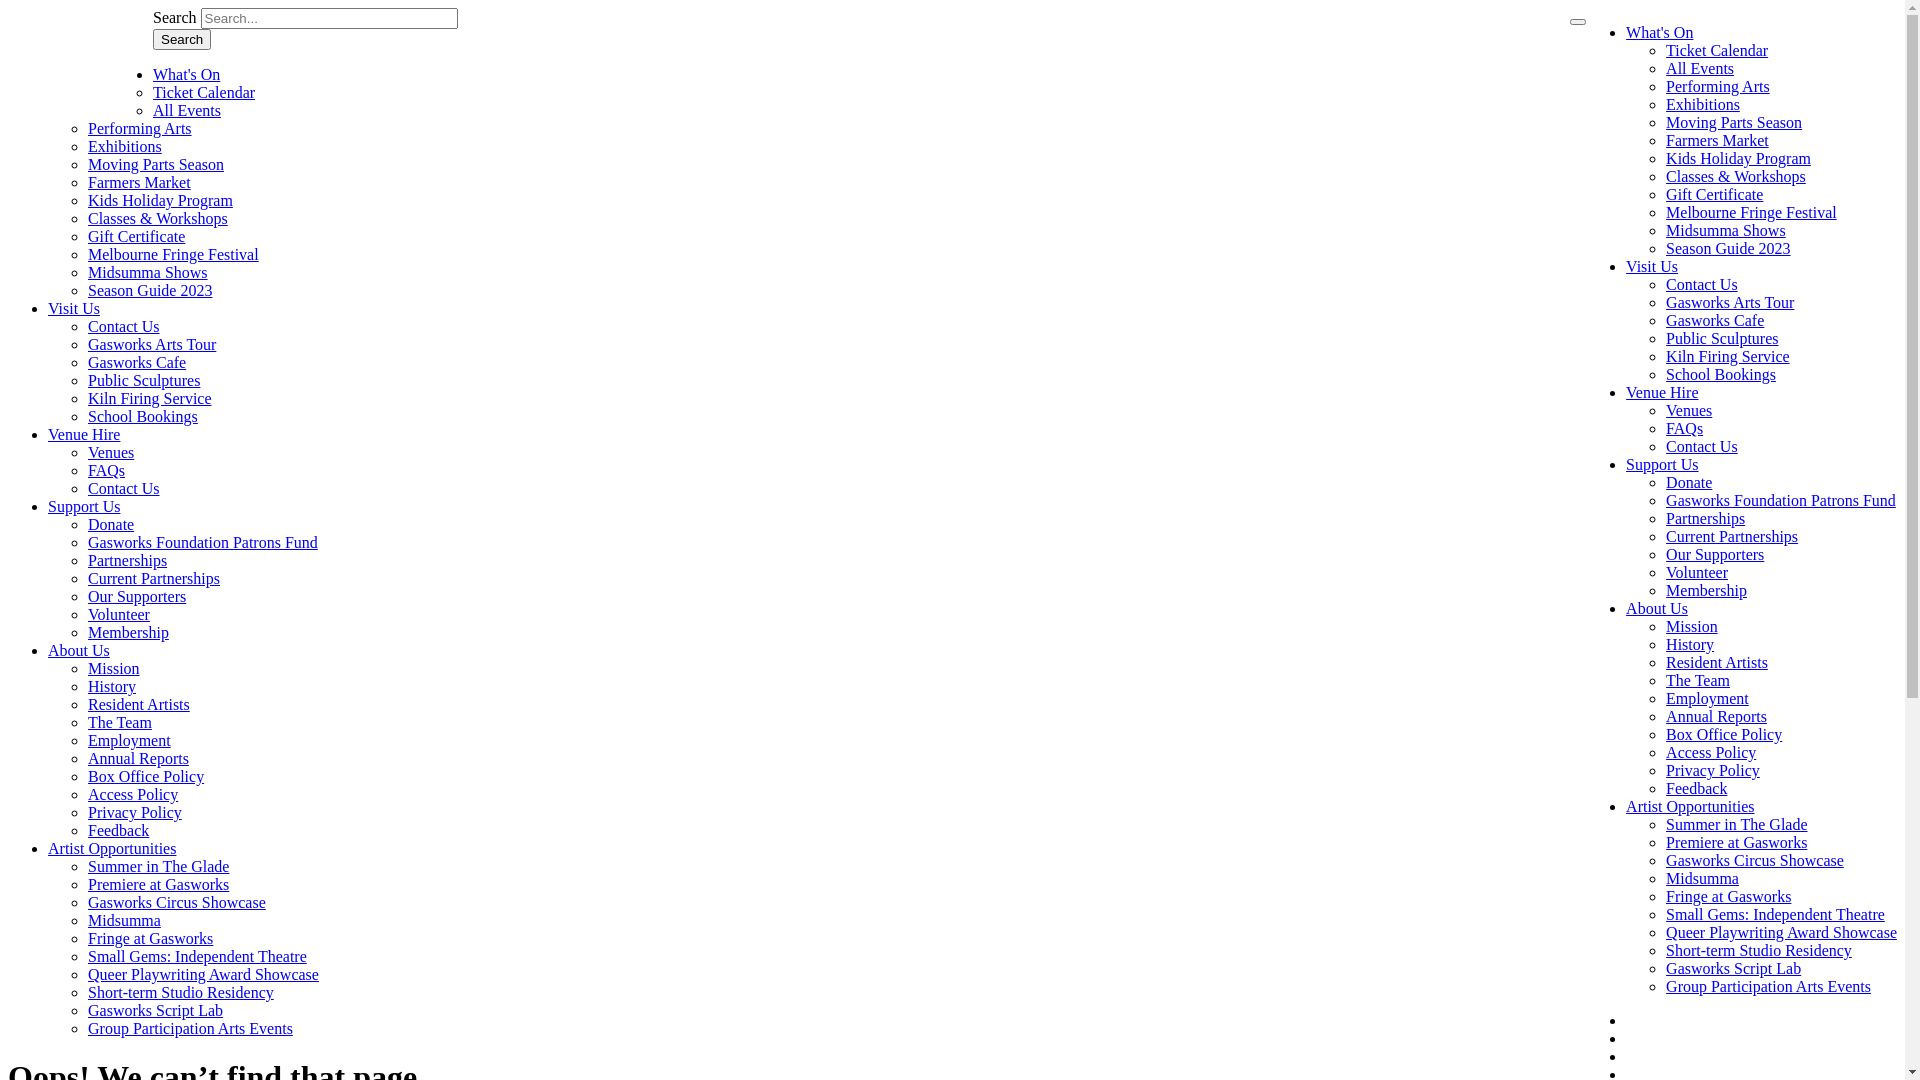  Describe the element at coordinates (136, 595) in the screenshot. I see `'Our Supporters'` at that location.